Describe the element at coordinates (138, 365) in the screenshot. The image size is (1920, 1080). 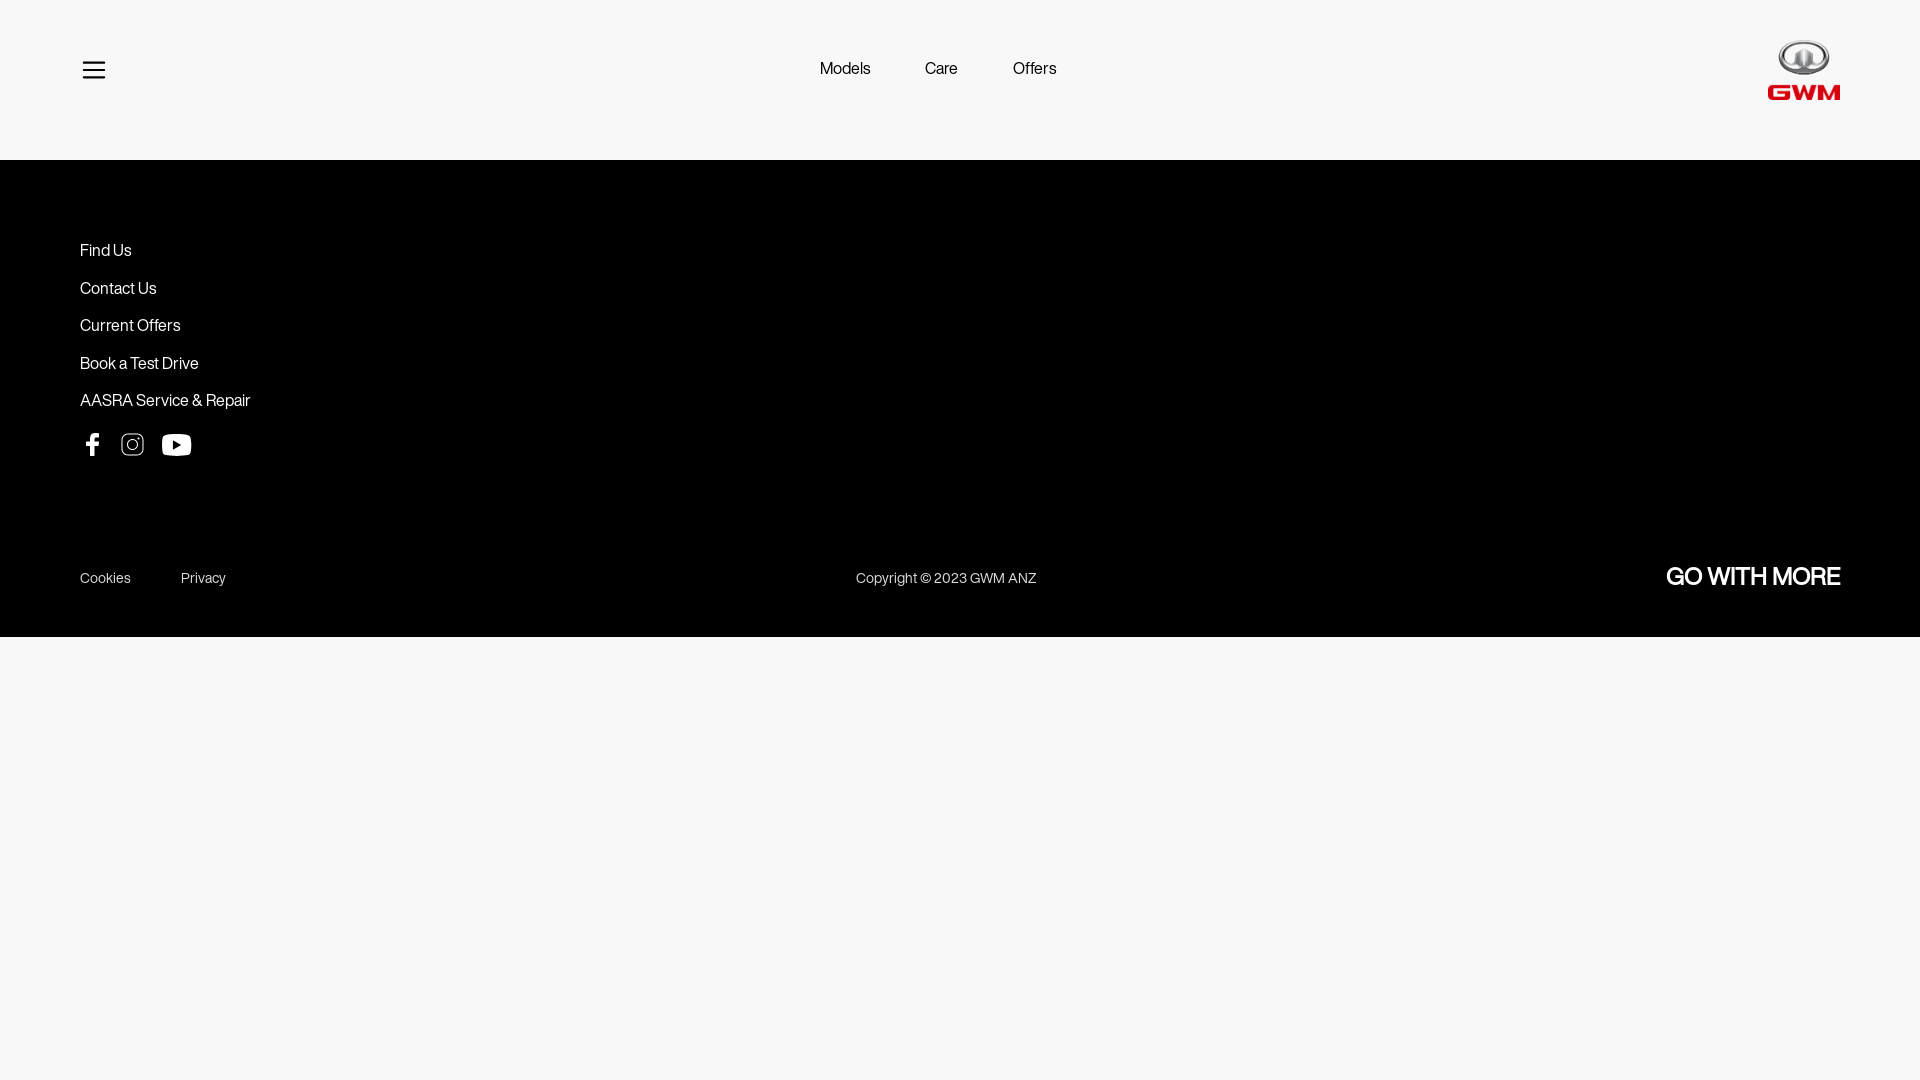
I see `'Book a Test Drive'` at that location.